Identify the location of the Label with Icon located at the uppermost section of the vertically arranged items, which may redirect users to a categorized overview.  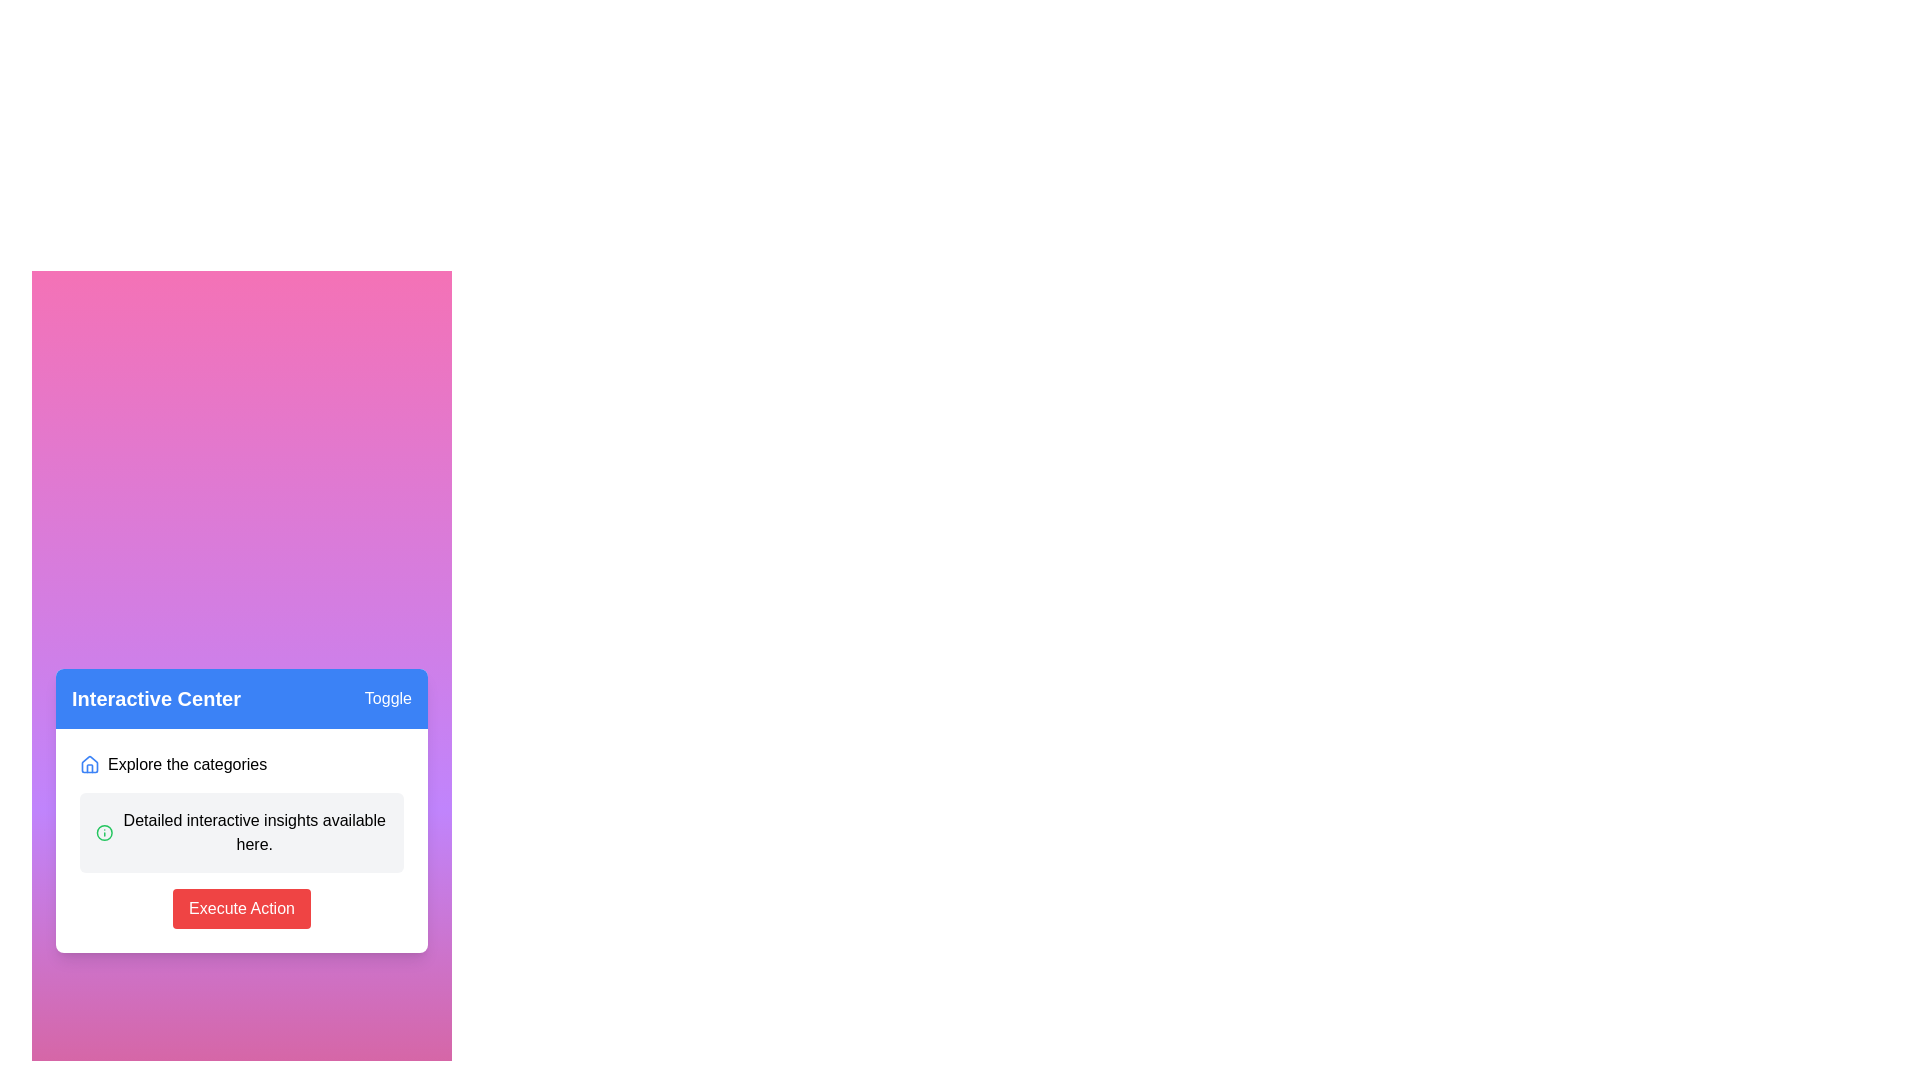
(240, 764).